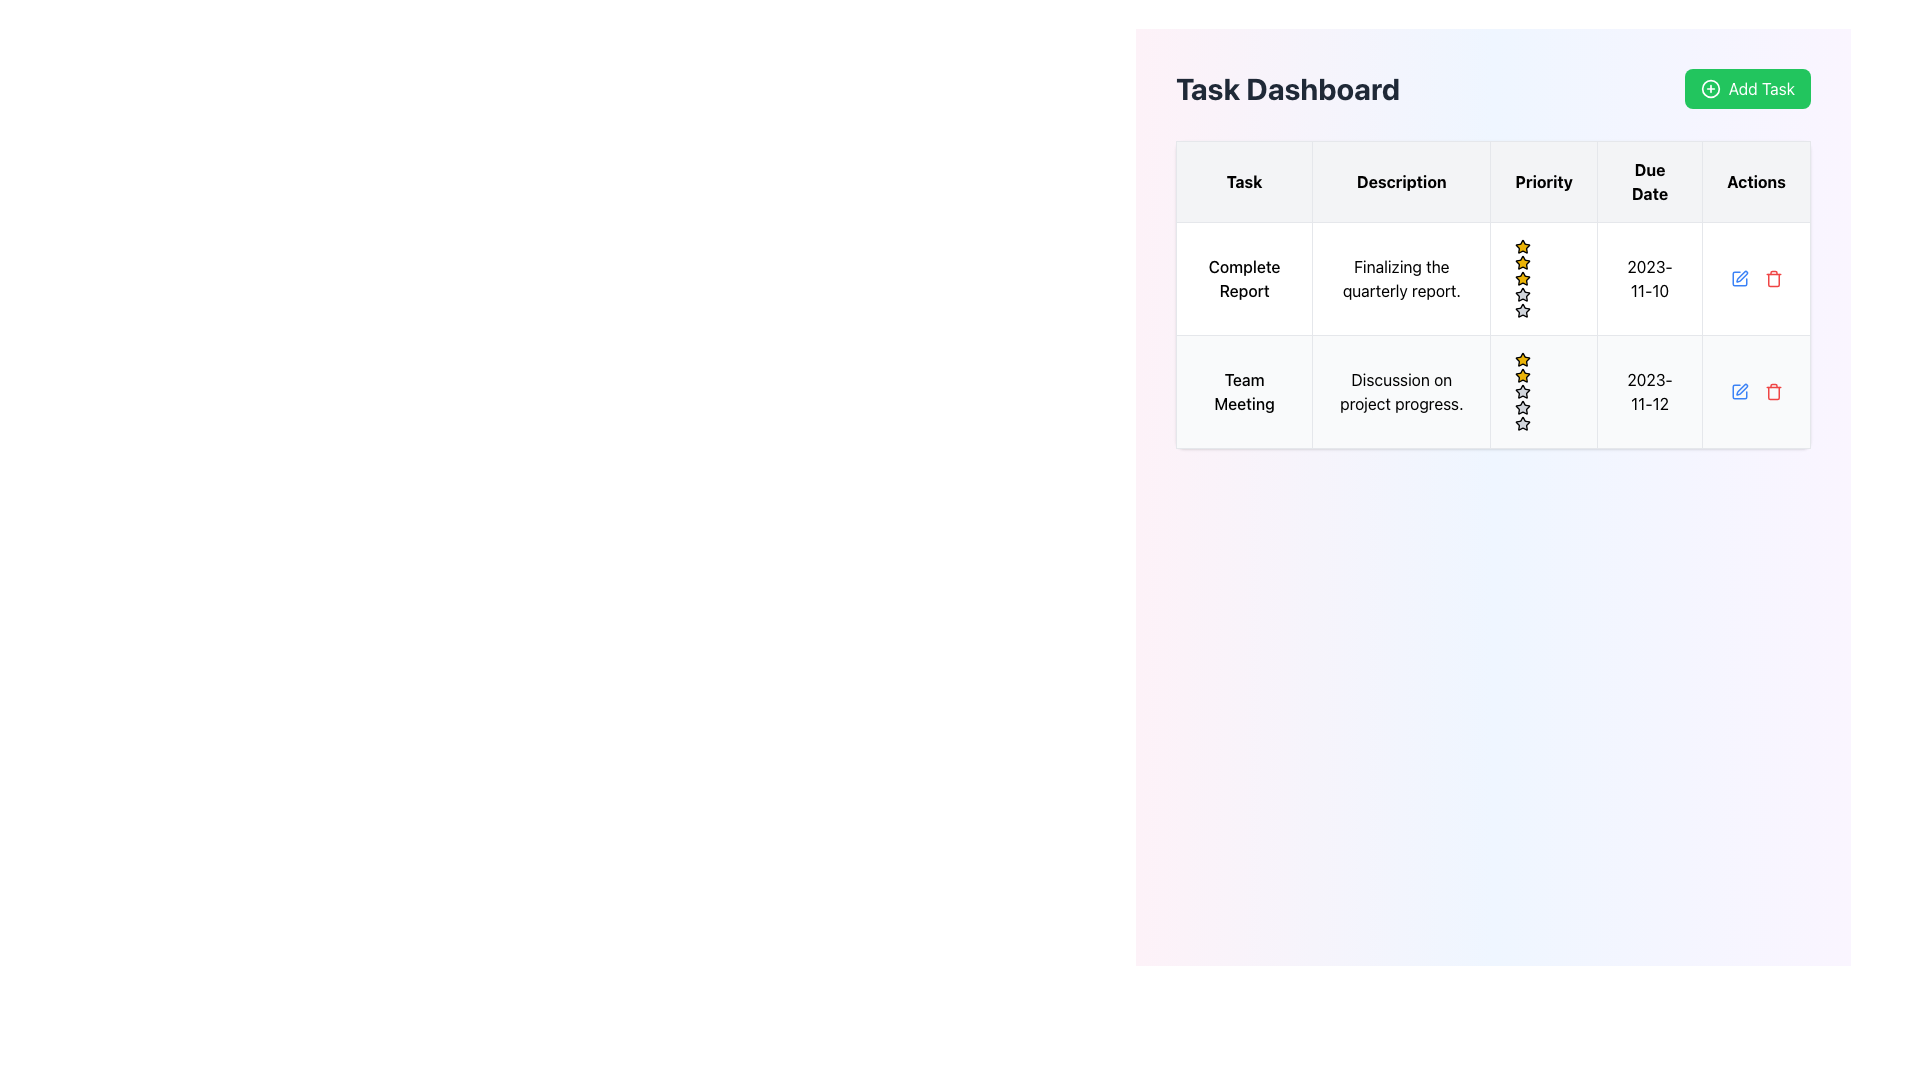  What do you see at coordinates (1773, 393) in the screenshot?
I see `the main body of the trash can icon located in the 'Actions' column of the second row for 'Team Meeting'` at bounding box center [1773, 393].